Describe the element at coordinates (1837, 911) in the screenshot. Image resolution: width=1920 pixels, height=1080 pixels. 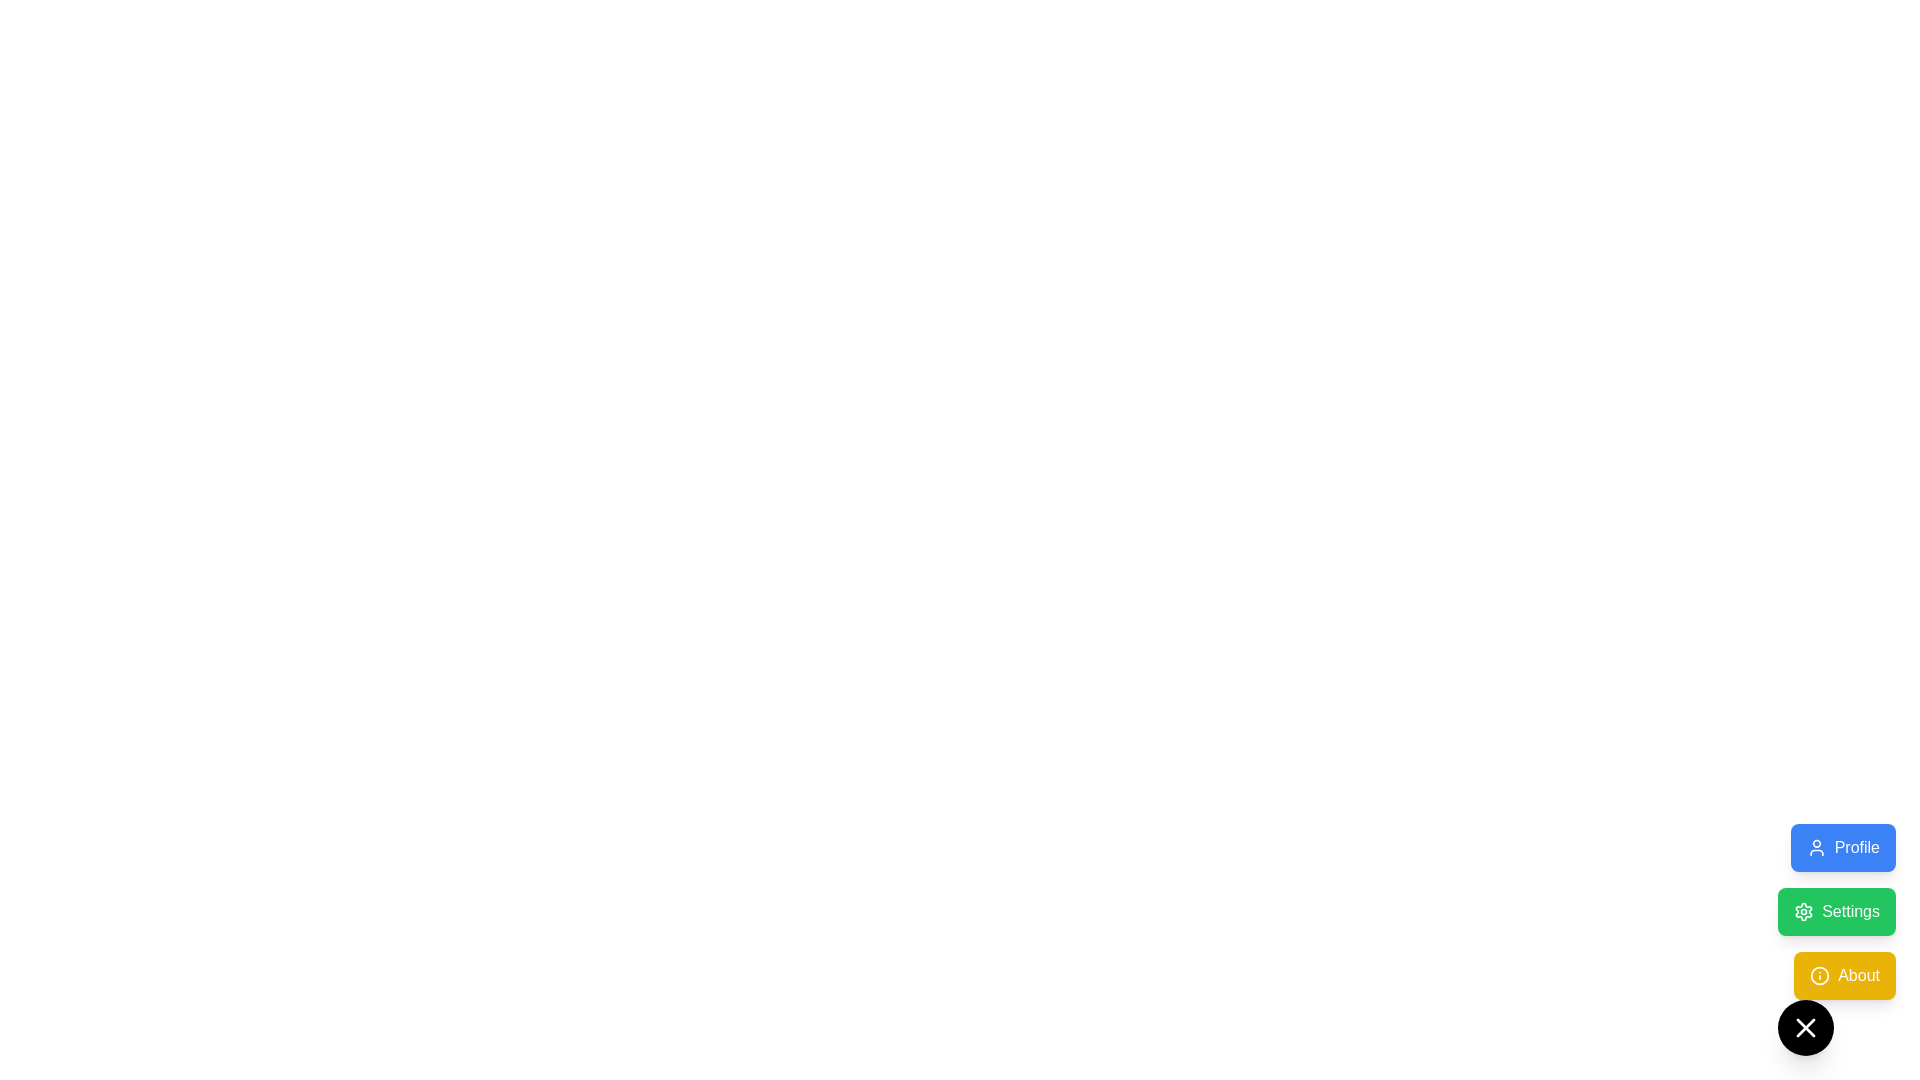
I see `the green 'Settings' button with a cogwheel icon` at that location.